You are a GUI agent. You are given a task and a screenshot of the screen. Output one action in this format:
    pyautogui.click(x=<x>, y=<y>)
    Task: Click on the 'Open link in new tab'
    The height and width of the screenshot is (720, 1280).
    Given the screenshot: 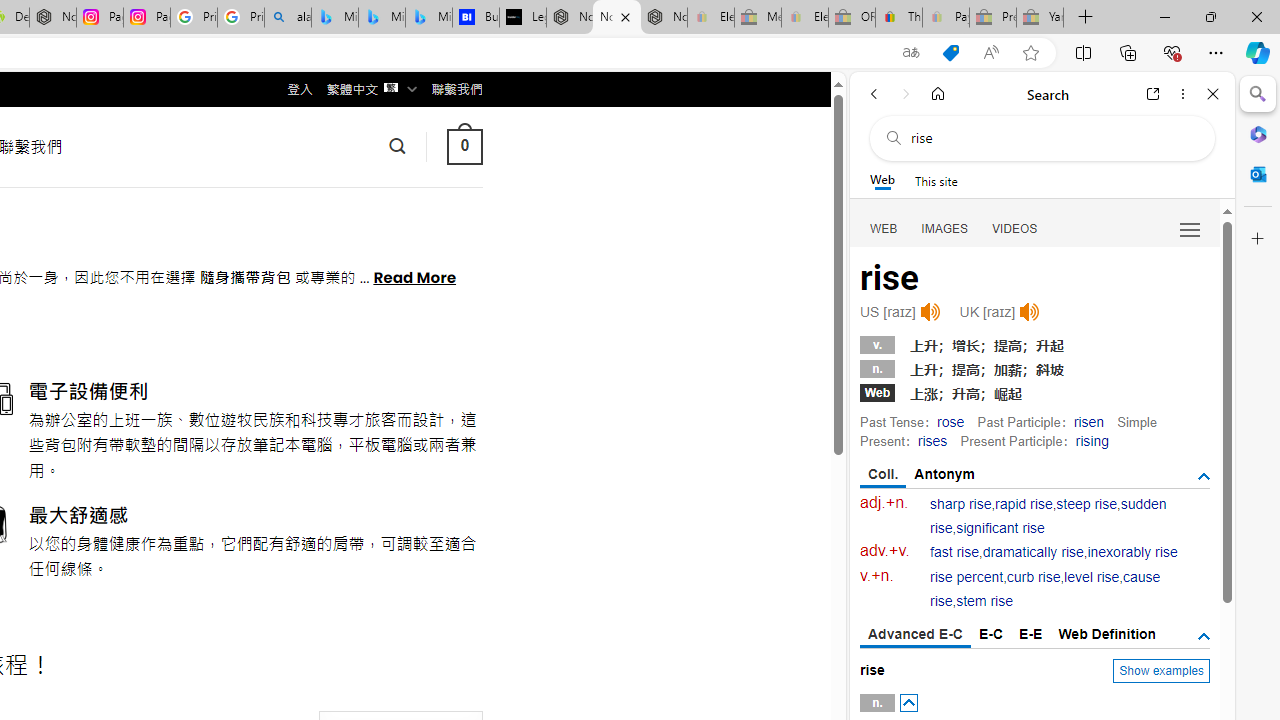 What is the action you would take?
    pyautogui.click(x=1153, y=93)
    